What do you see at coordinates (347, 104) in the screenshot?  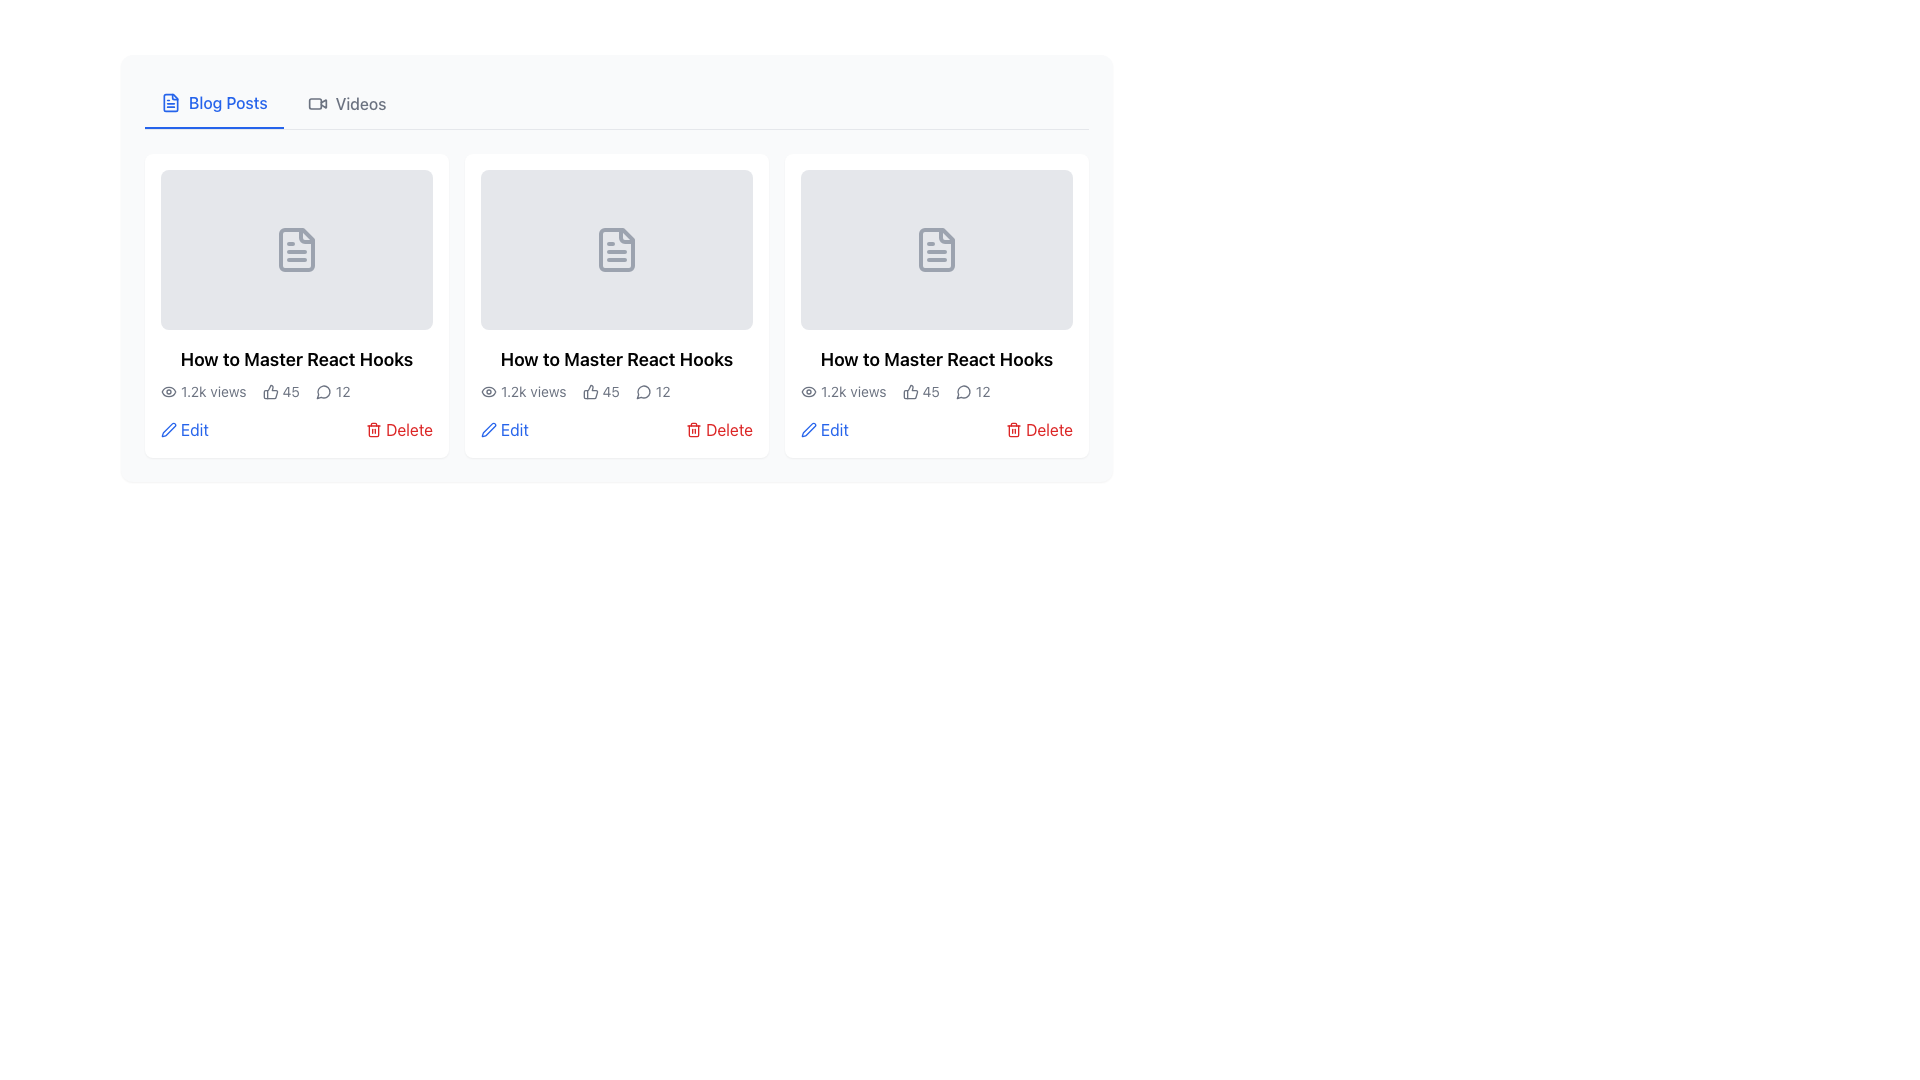 I see `the 'Videos' tab element` at bounding box center [347, 104].